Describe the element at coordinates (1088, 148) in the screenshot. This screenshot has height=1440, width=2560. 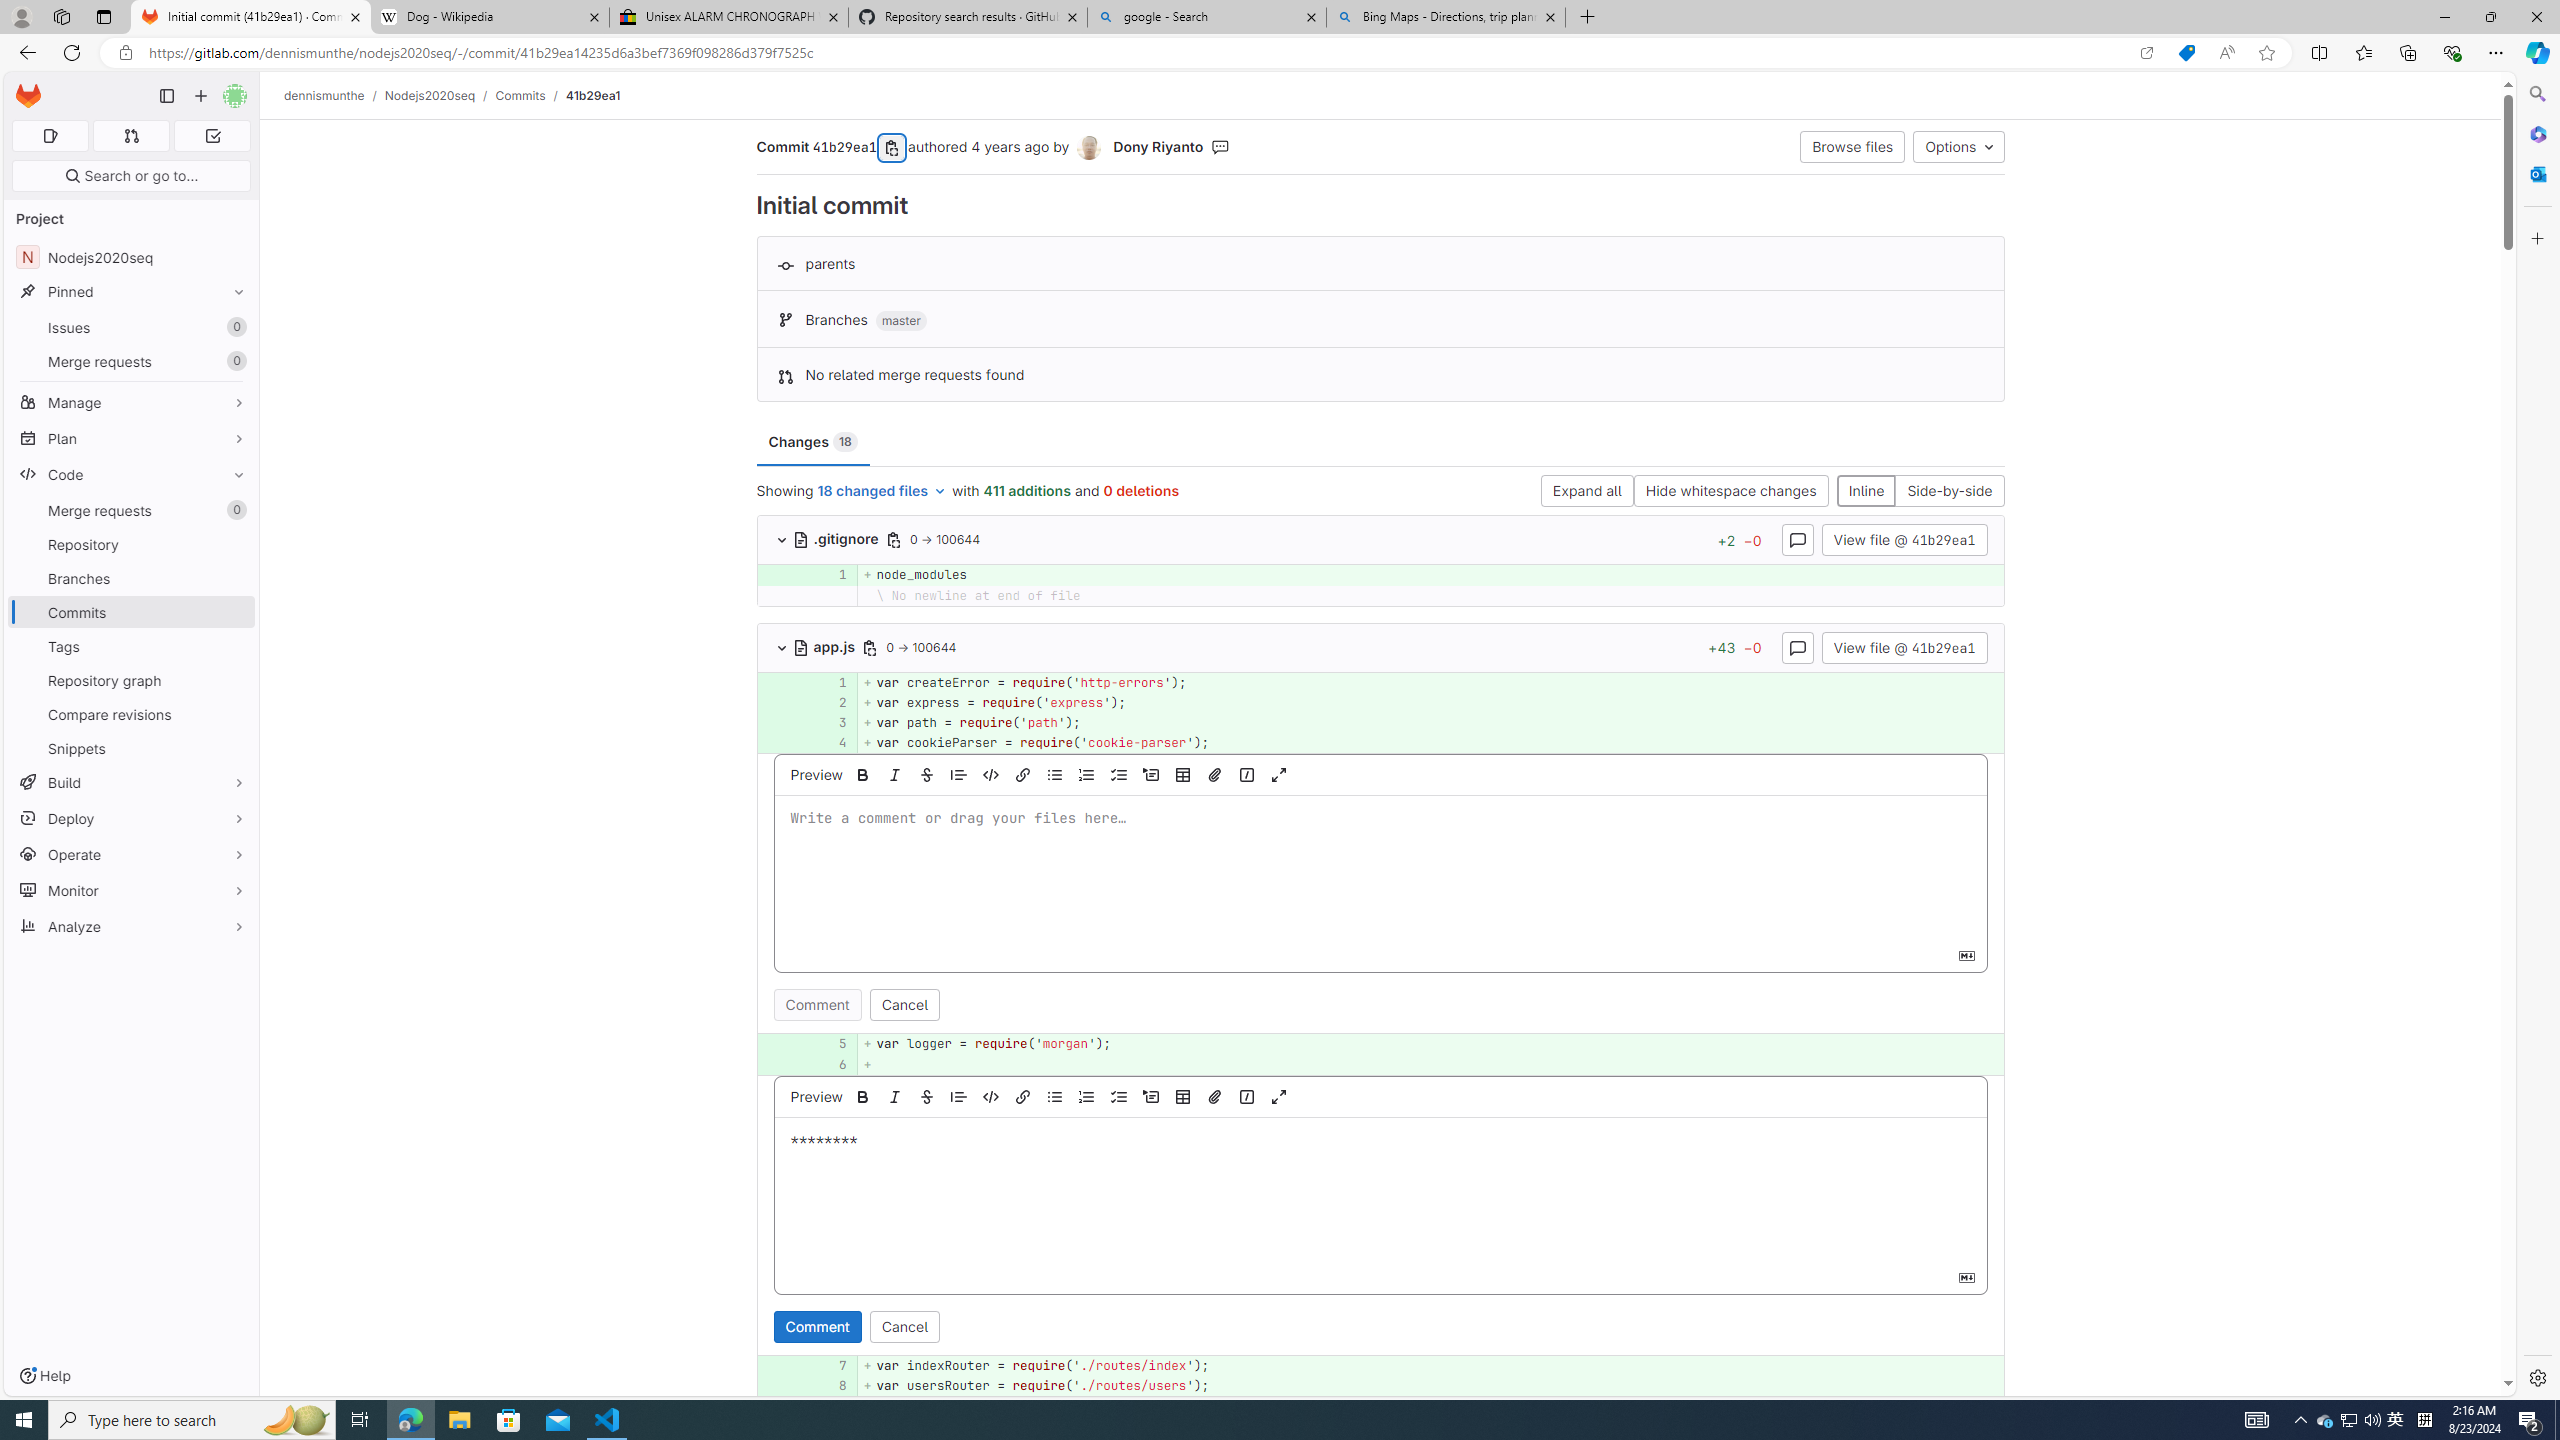
I see `'Dony Riyanto'` at that location.